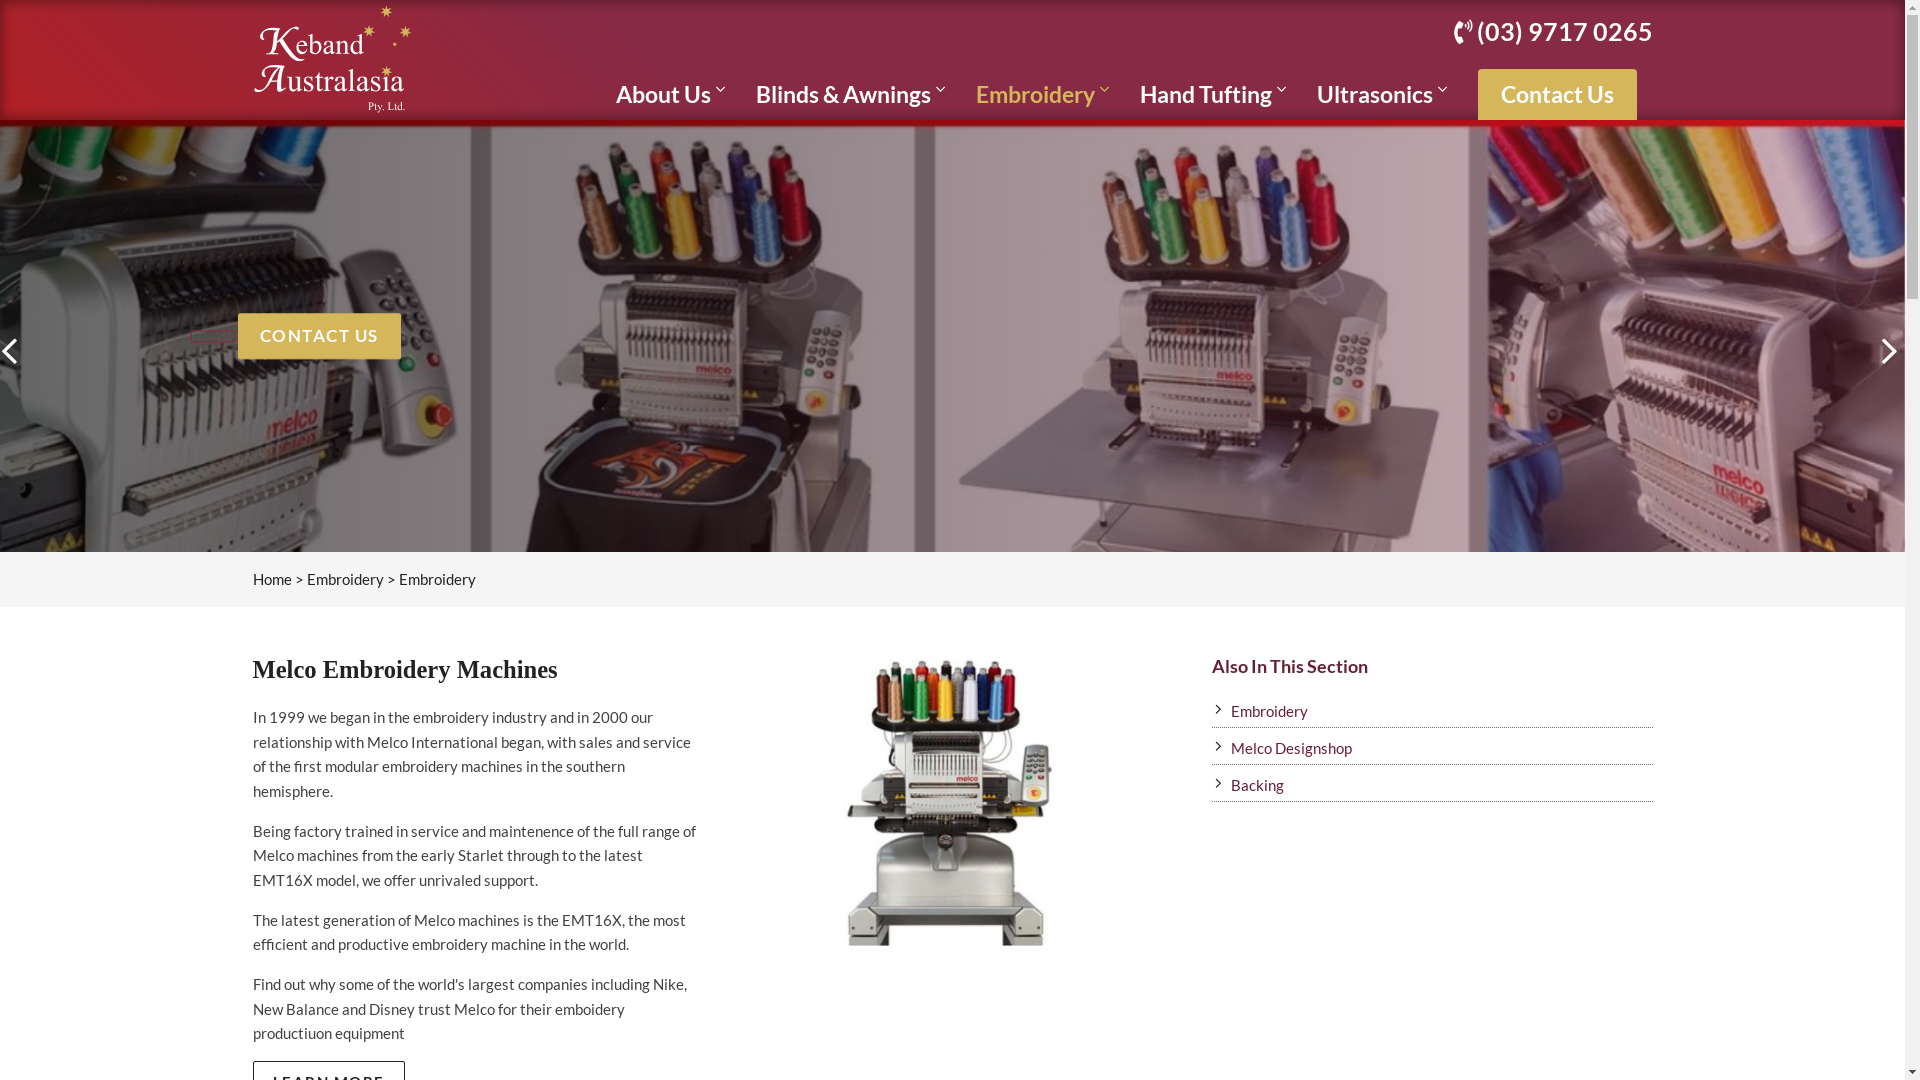 This screenshot has height=1080, width=1920. I want to click on 'About Us', so click(670, 94).